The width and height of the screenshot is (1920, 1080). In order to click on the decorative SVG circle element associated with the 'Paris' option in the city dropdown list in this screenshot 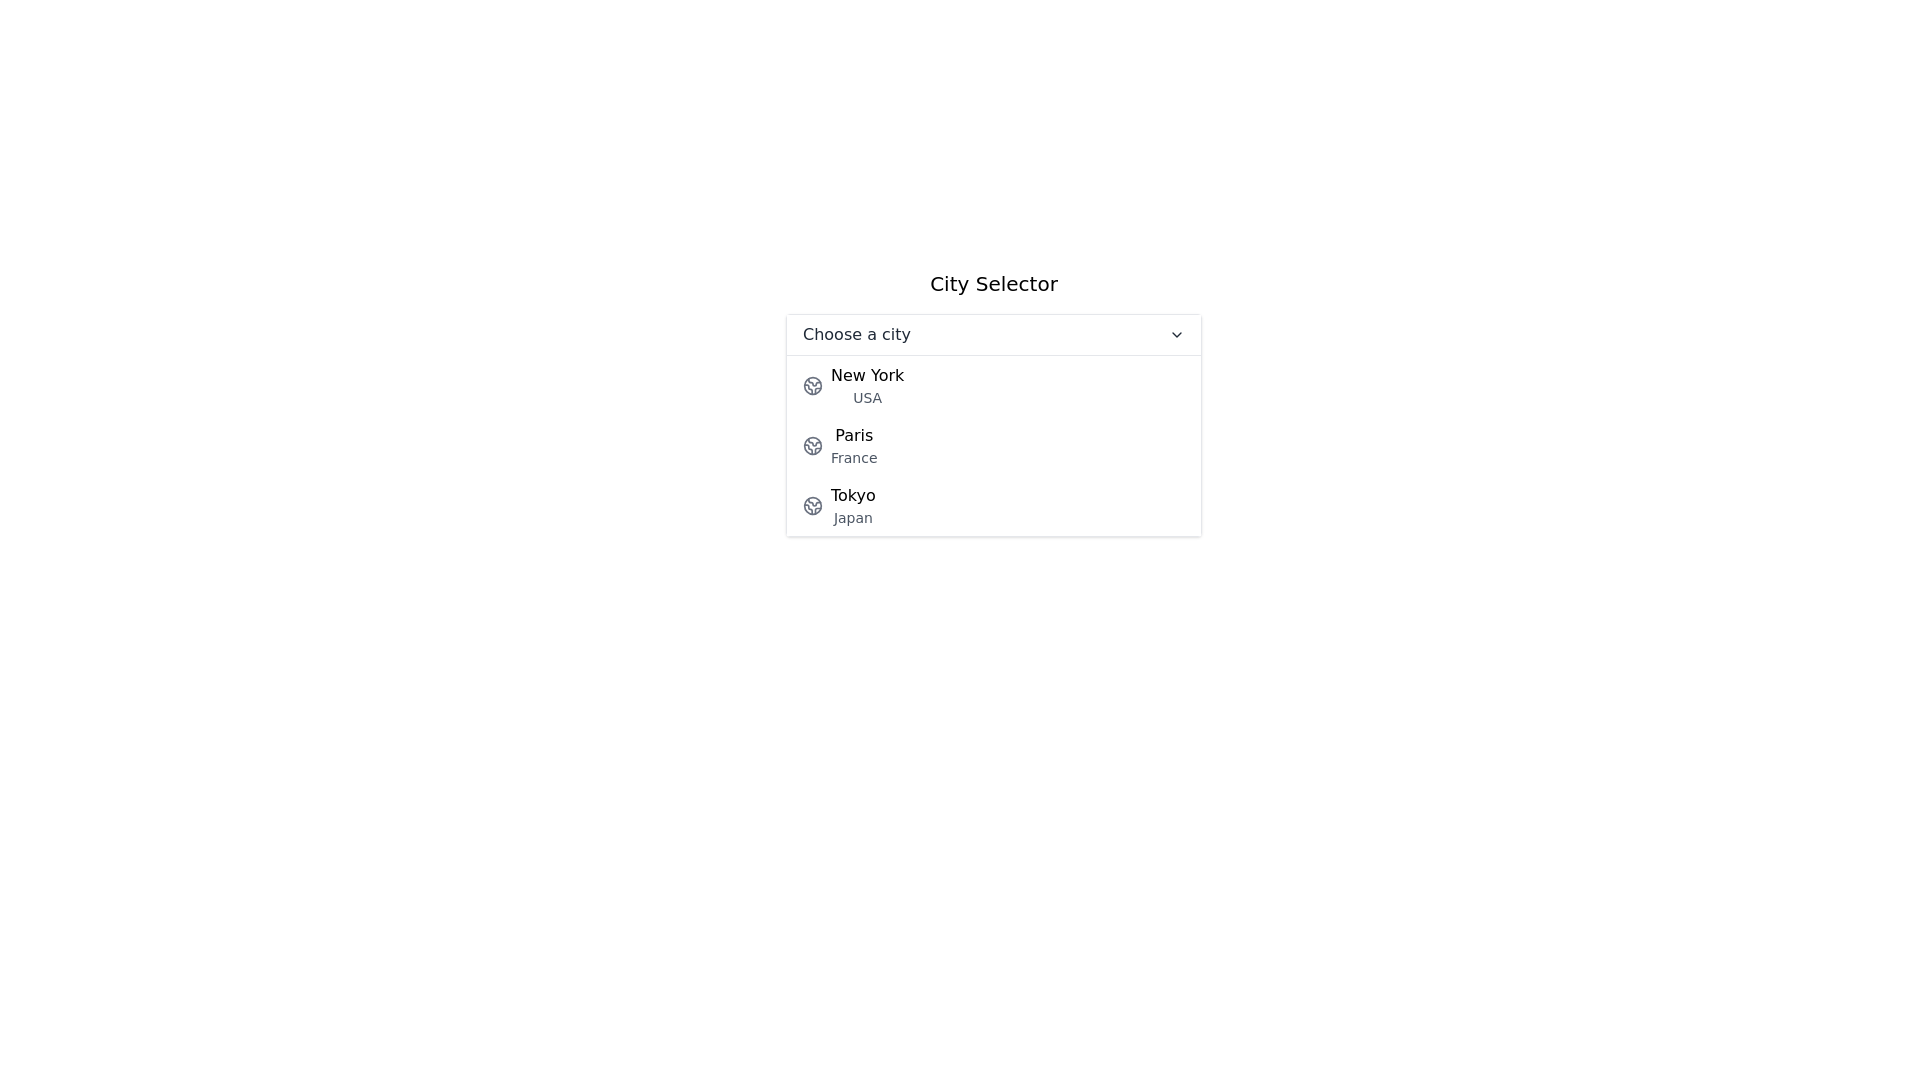, I will do `click(812, 445)`.